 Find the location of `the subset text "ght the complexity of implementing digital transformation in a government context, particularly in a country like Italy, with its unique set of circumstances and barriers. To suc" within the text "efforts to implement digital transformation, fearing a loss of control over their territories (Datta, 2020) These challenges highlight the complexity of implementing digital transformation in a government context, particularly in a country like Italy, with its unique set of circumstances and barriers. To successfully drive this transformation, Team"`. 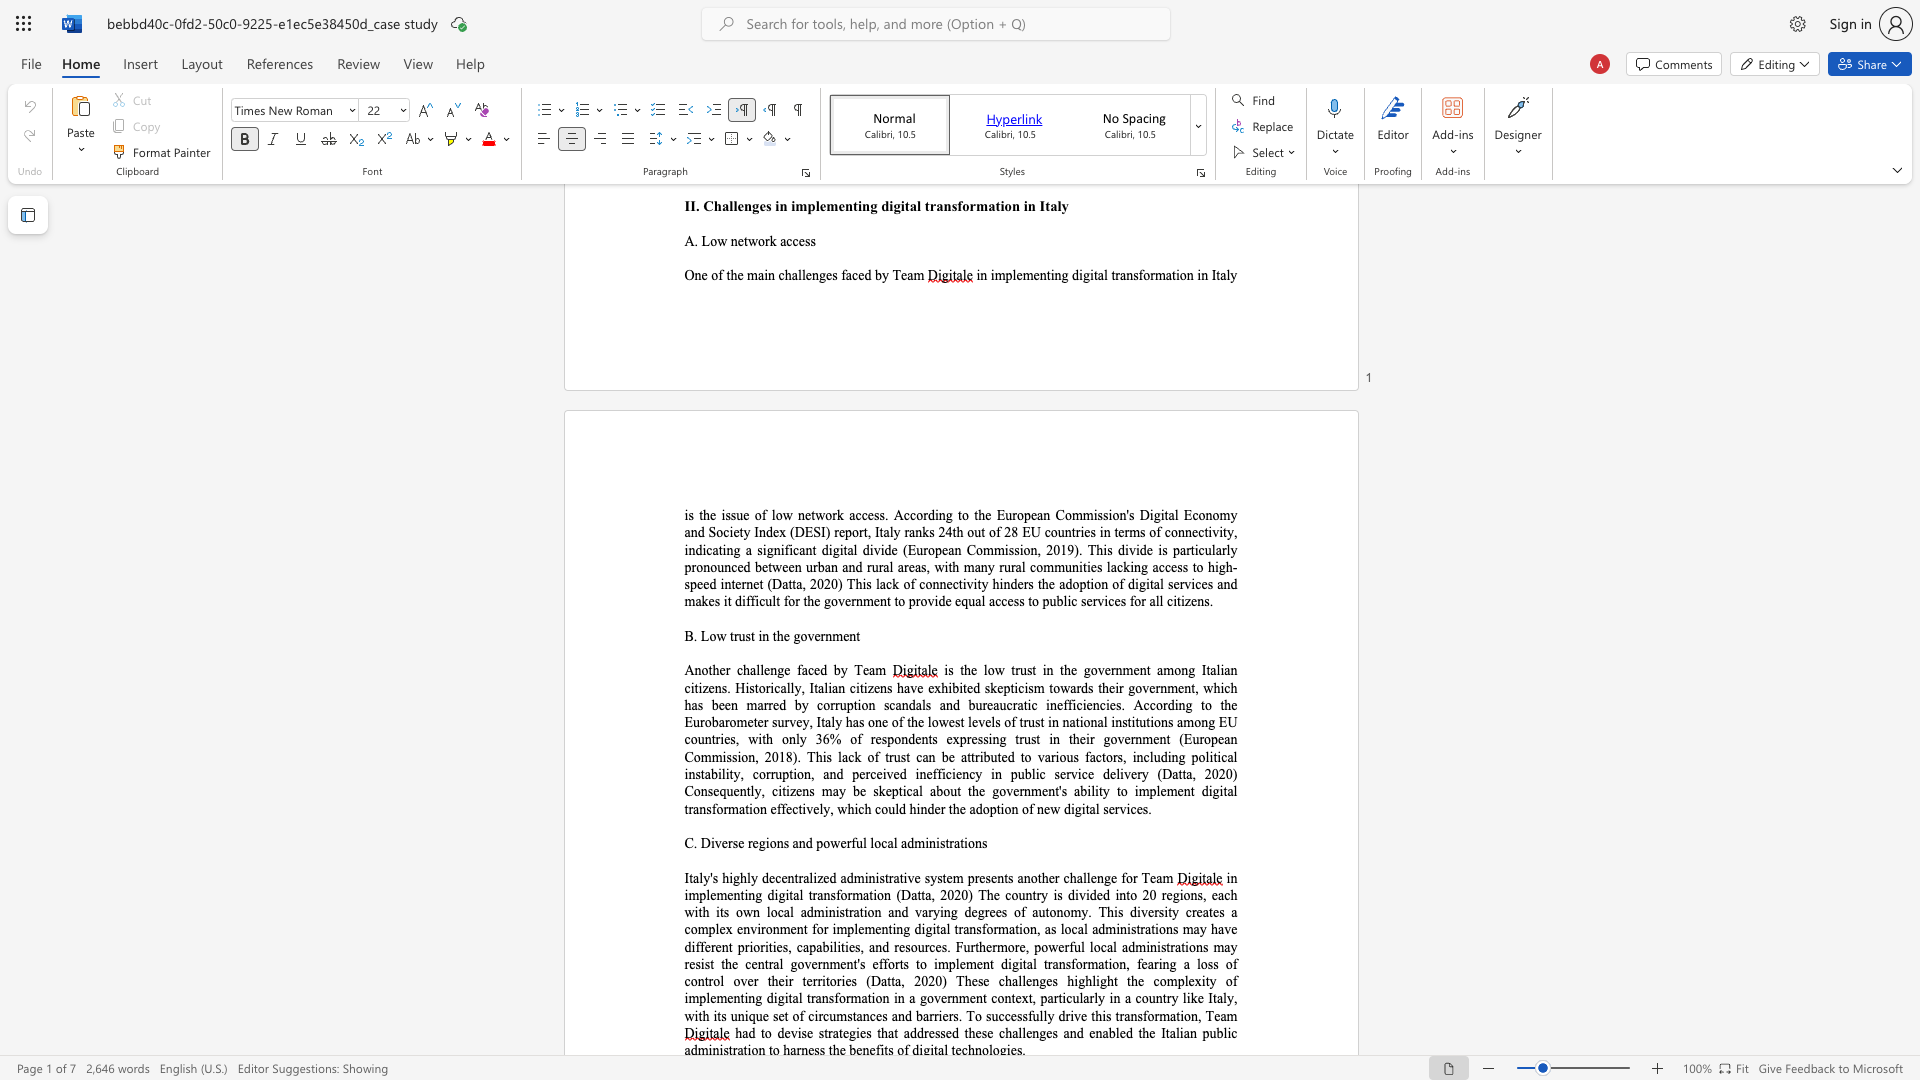

the subset text "ght the complexity of implementing digital transformation in a government context, particularly in a country like Italy, with its unique set of circumstances and barriers. To suc" within the text "efforts to implement digital transformation, fearing a loss of control over their territories (Datta, 2020) These challenges highlight the complexity of implementing digital transformation in a government context, particularly in a country like Italy, with its unique set of circumstances and barriers. To successfully drive this transformation, Team" is located at coordinates (1098, 980).